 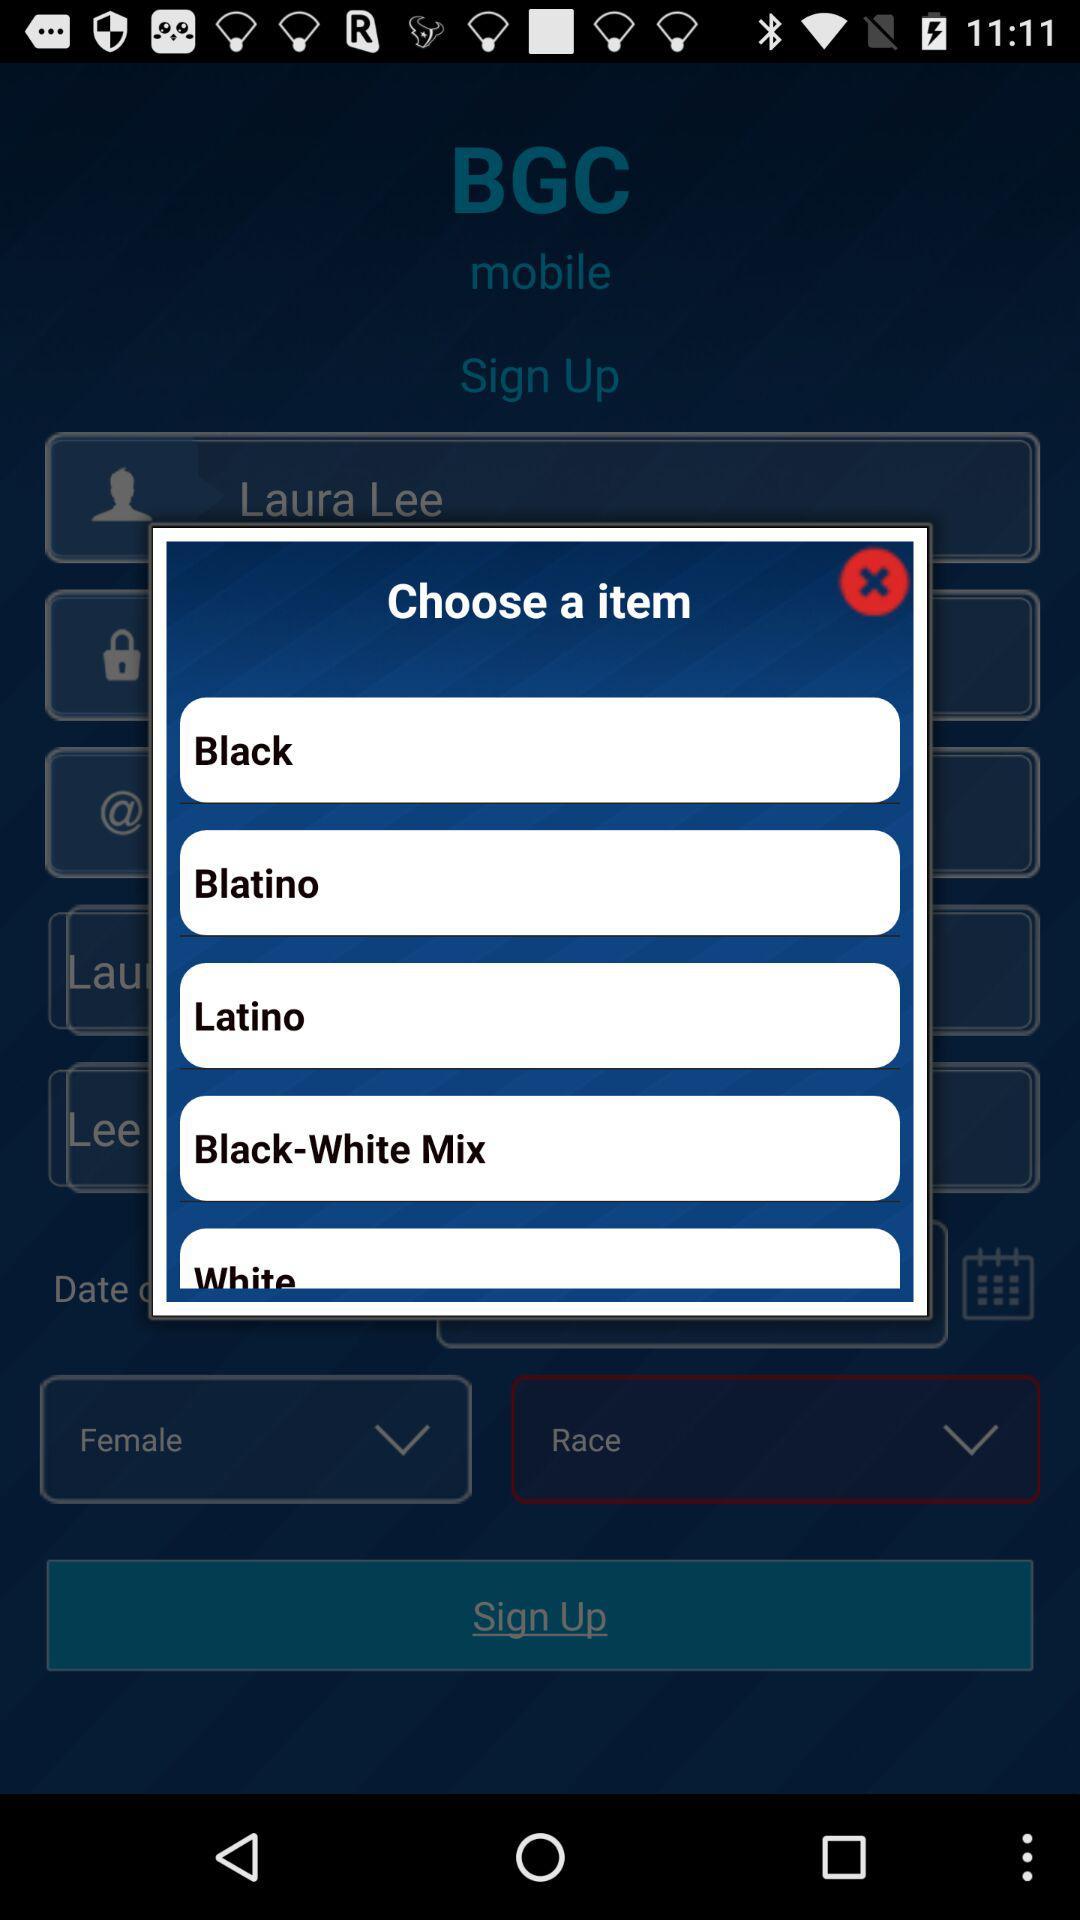 I want to click on item below the blatino icon, so click(x=540, y=1015).